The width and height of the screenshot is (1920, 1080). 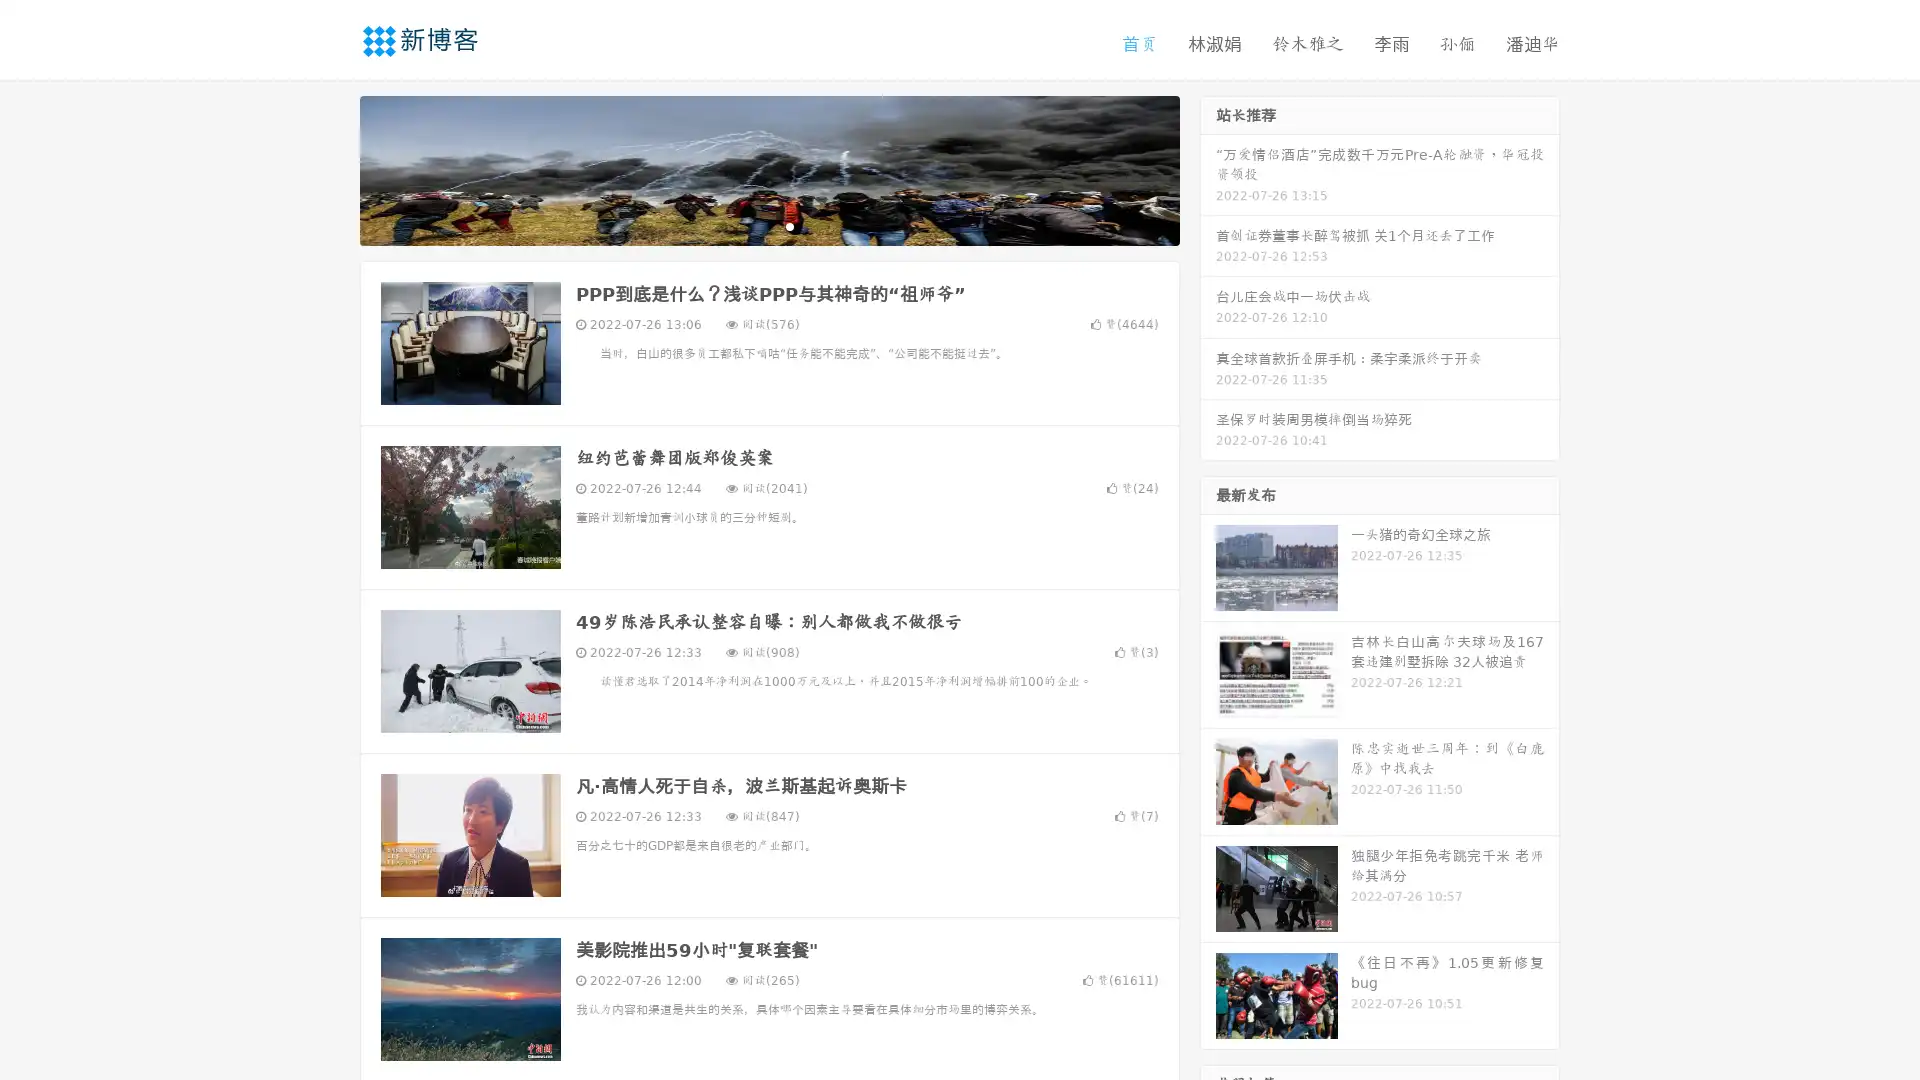 I want to click on Go to slide 1, so click(x=748, y=225).